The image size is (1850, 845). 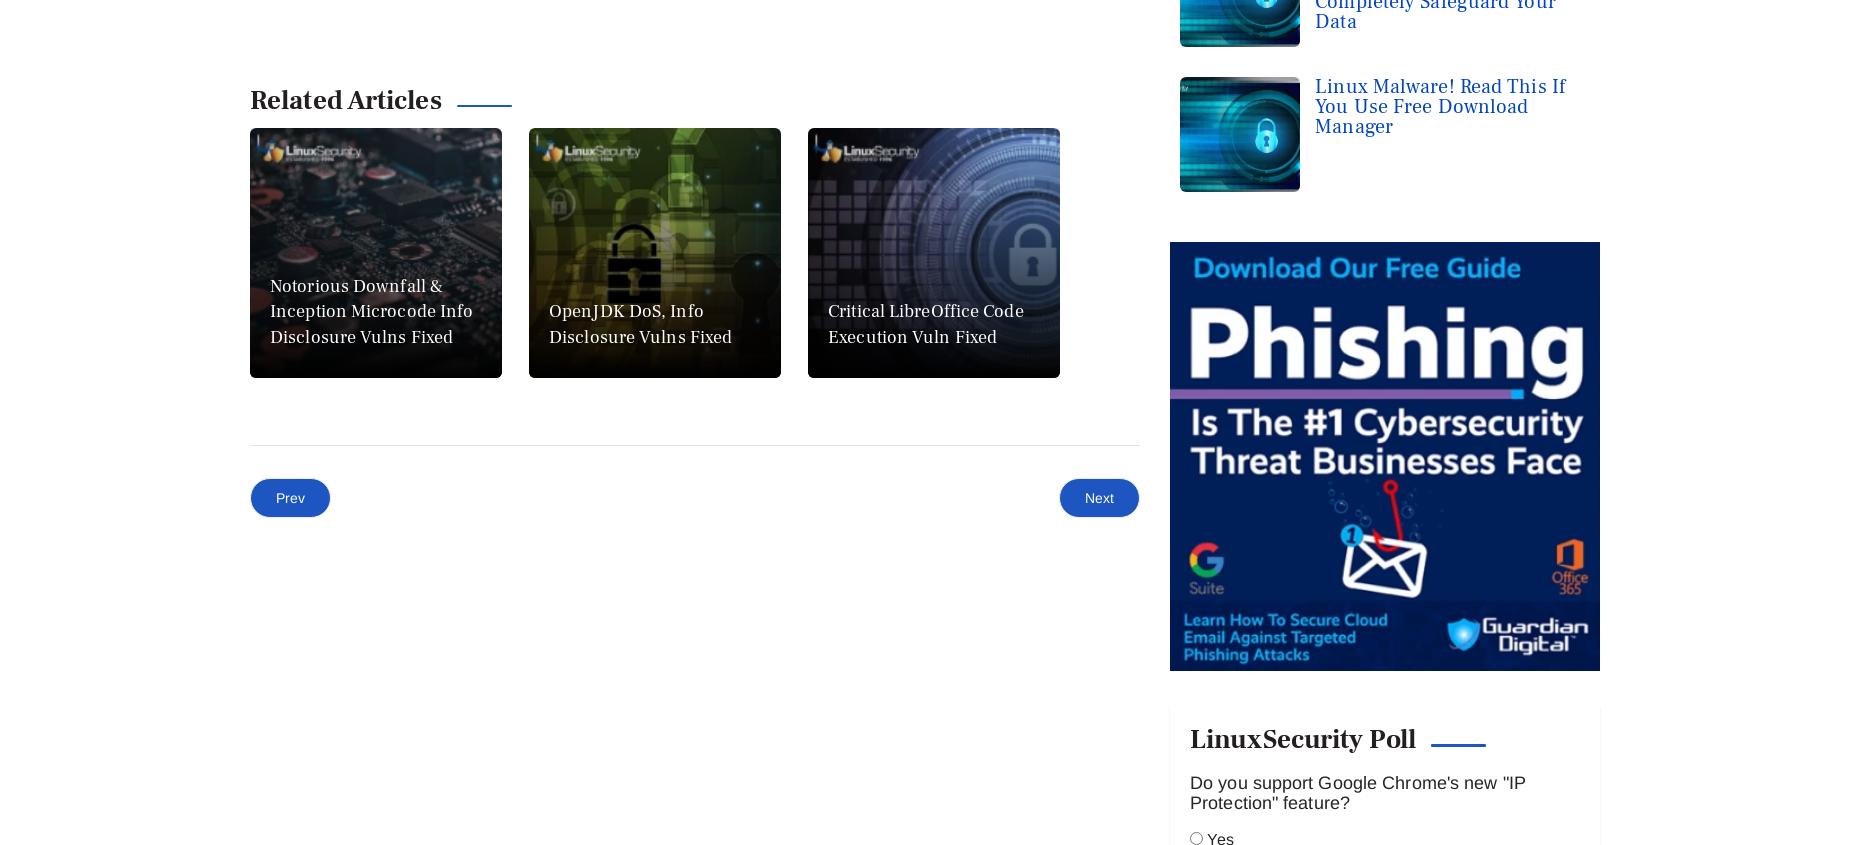 What do you see at coordinates (938, 809) in the screenshot?
I see `'5 Security Best Practices for Docker Containers With Data Management Software'` at bounding box center [938, 809].